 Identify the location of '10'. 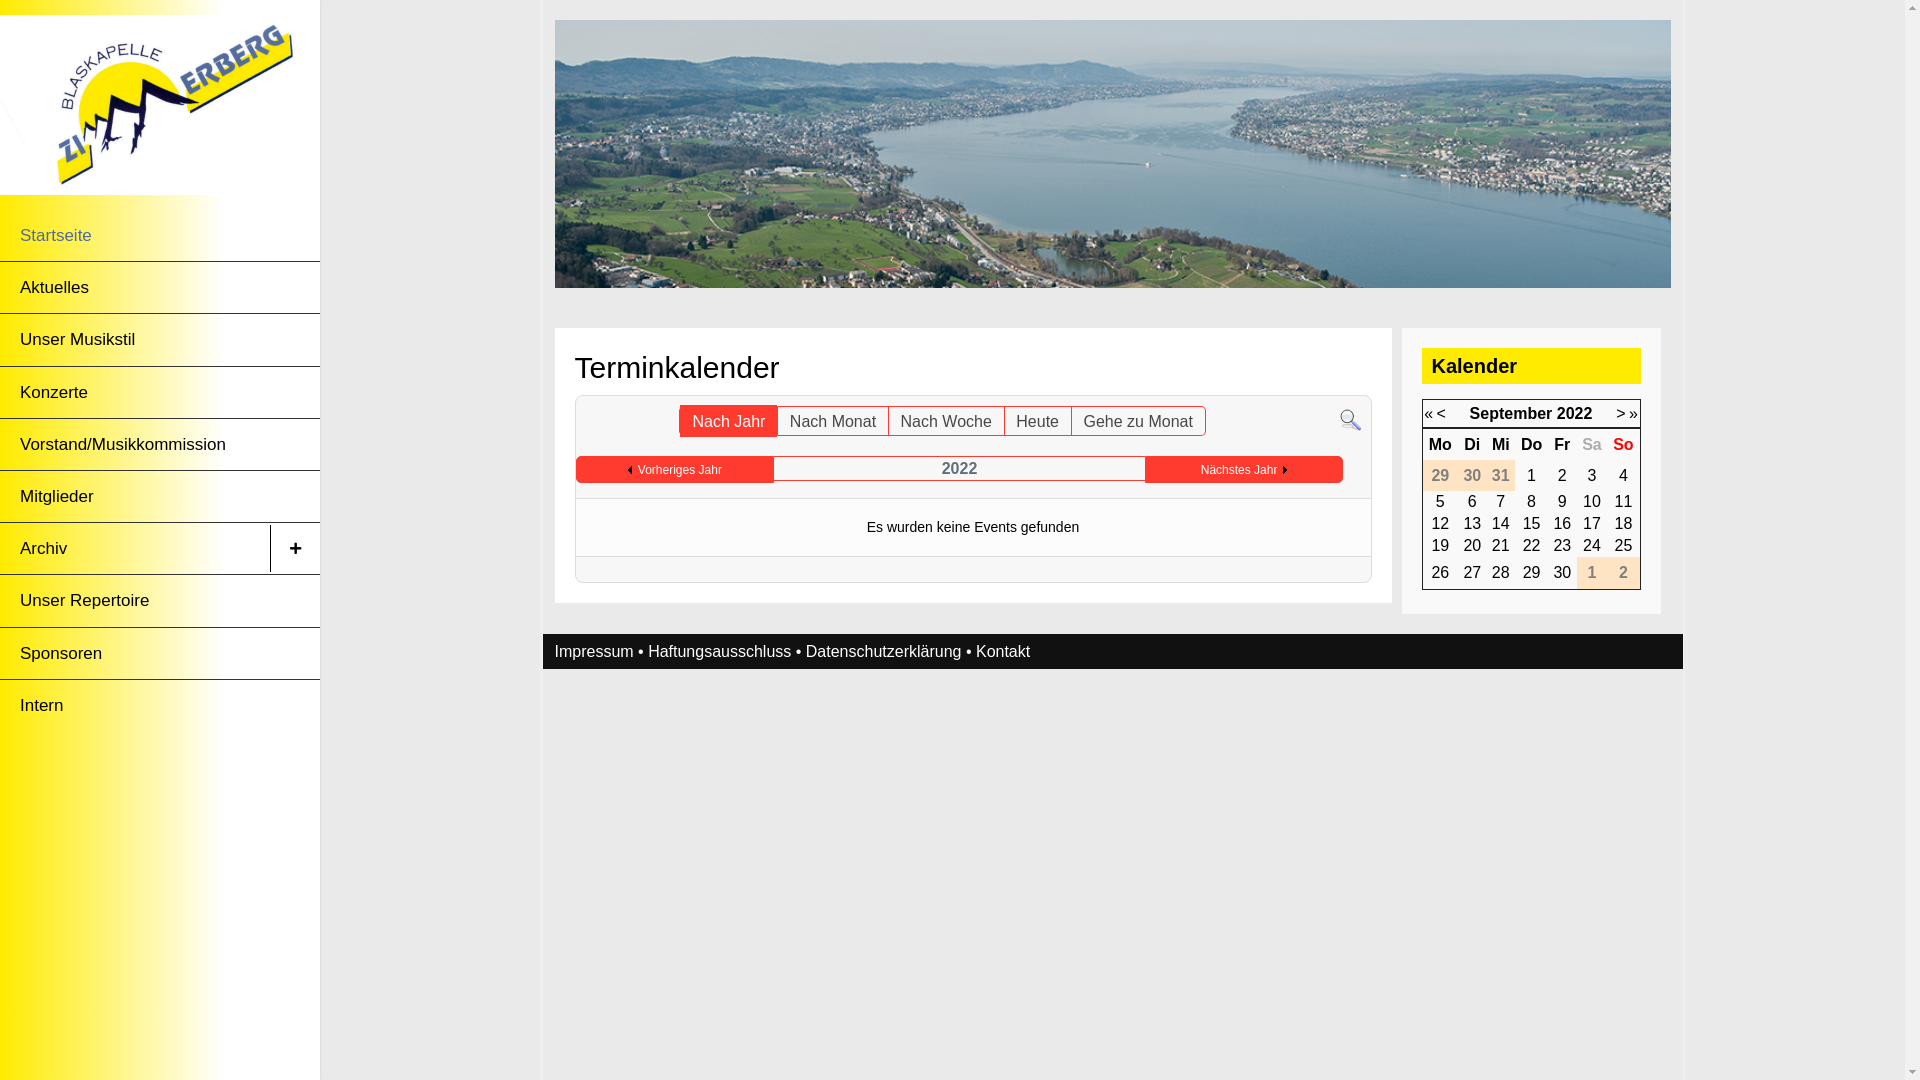
(1582, 500).